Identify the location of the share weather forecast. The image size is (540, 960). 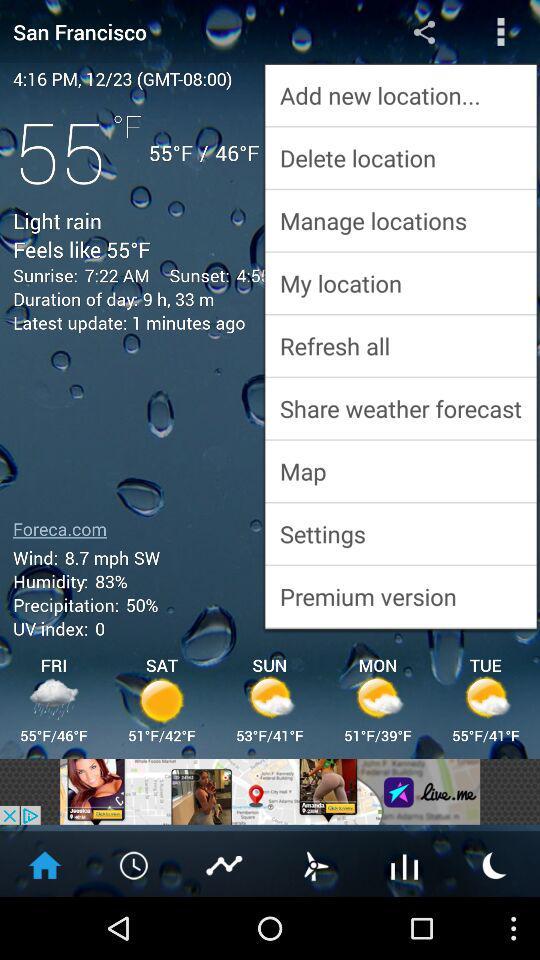
(400, 407).